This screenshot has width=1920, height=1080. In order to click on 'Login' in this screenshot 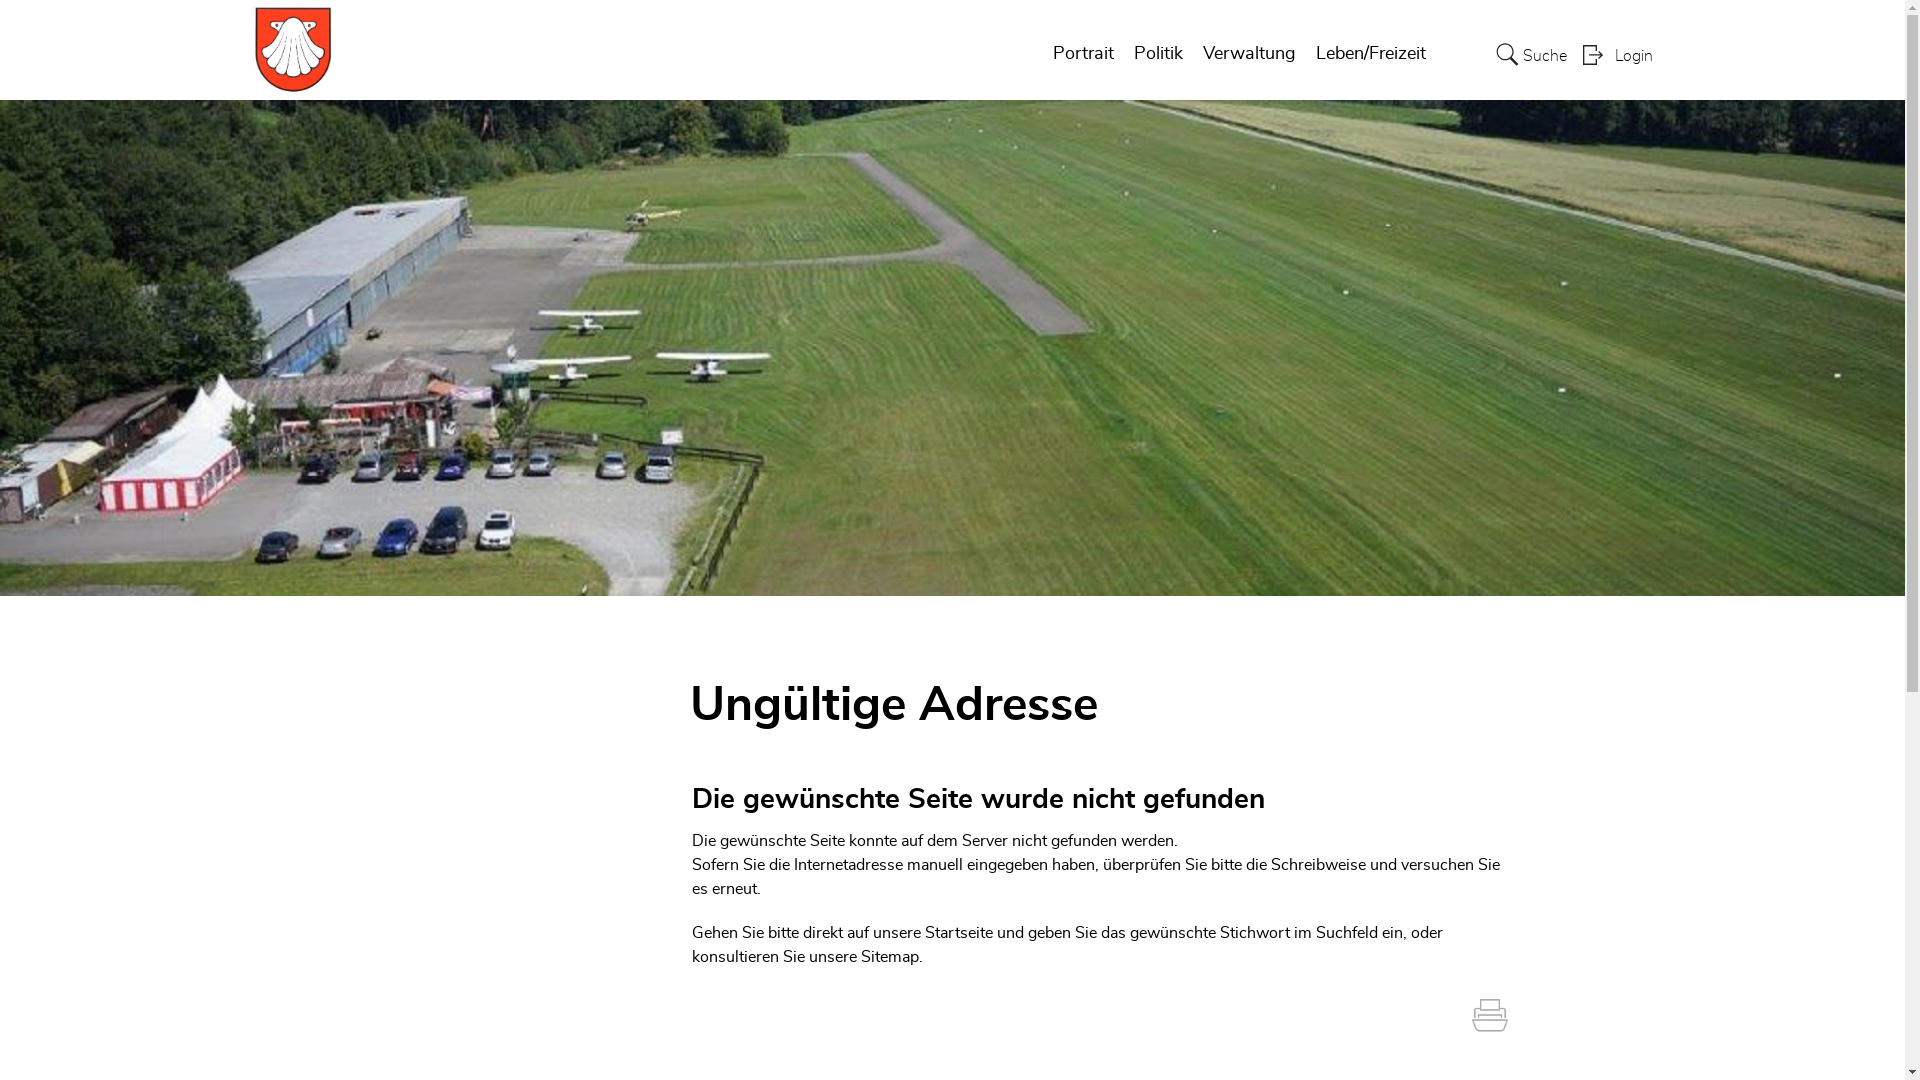, I will do `click(1581, 53)`.